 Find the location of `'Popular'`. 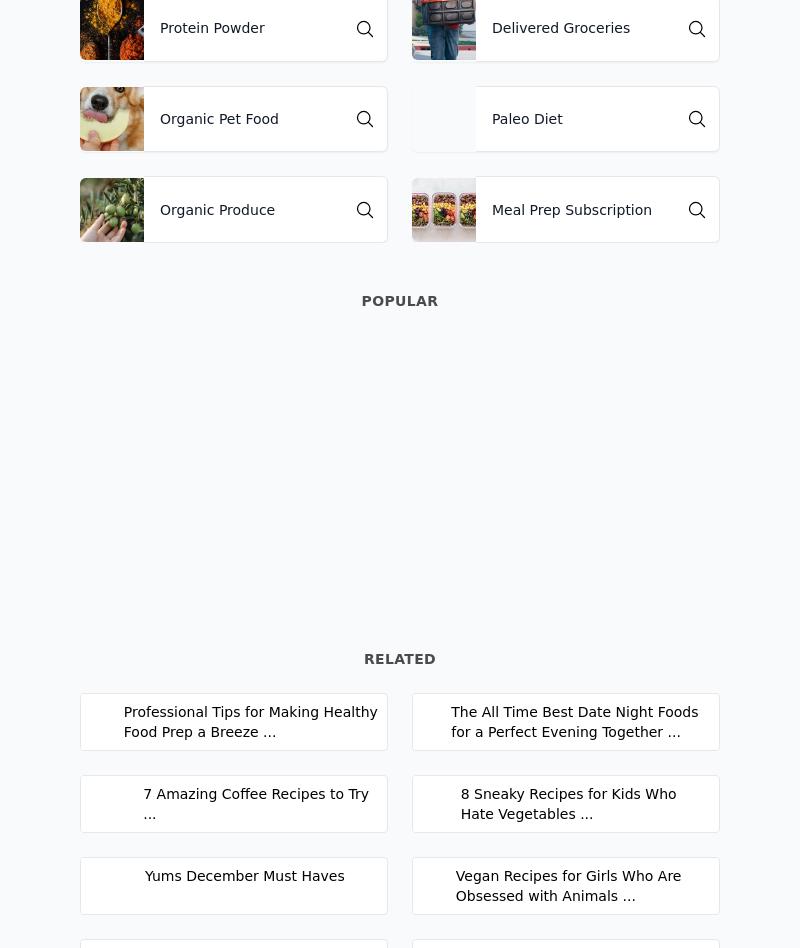

'Popular' is located at coordinates (360, 300).